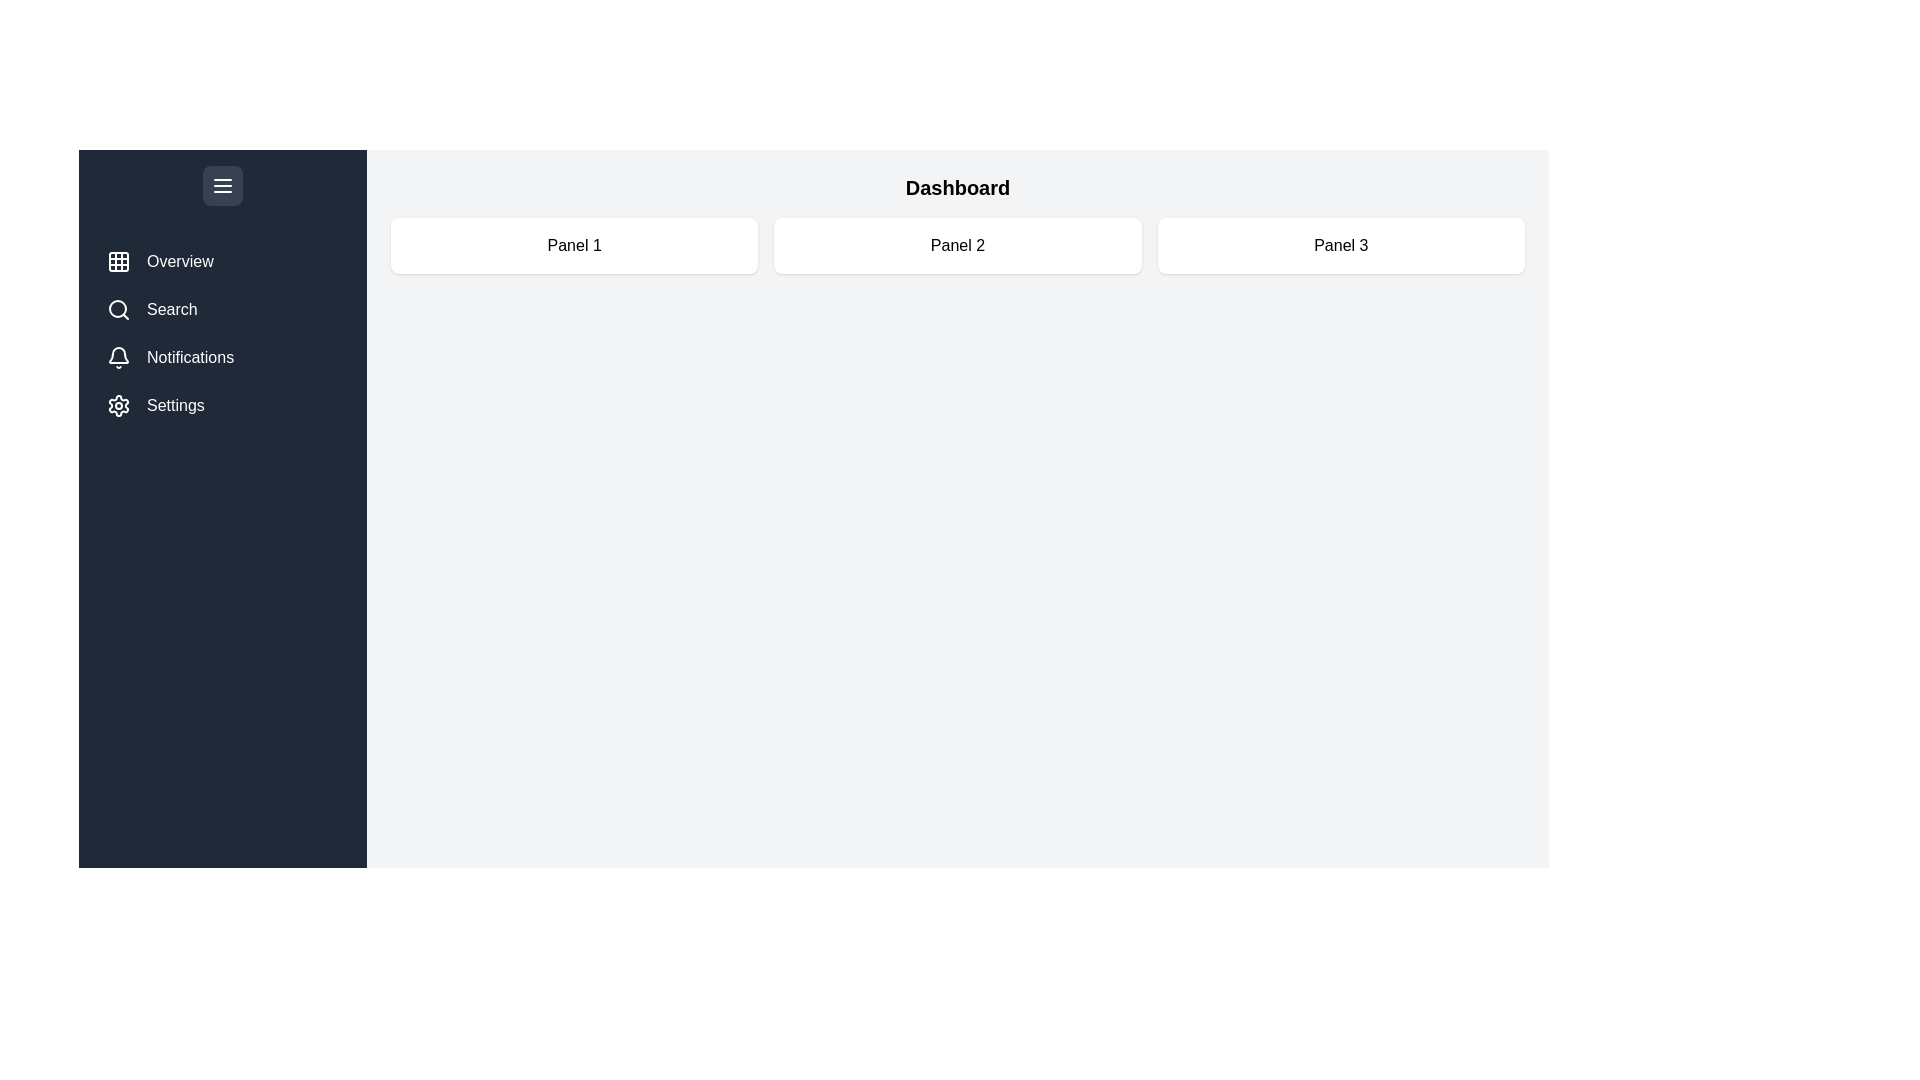 Image resolution: width=1920 pixels, height=1080 pixels. What do you see at coordinates (222, 261) in the screenshot?
I see `the menu item Overview in the ModernDrawer component` at bounding box center [222, 261].